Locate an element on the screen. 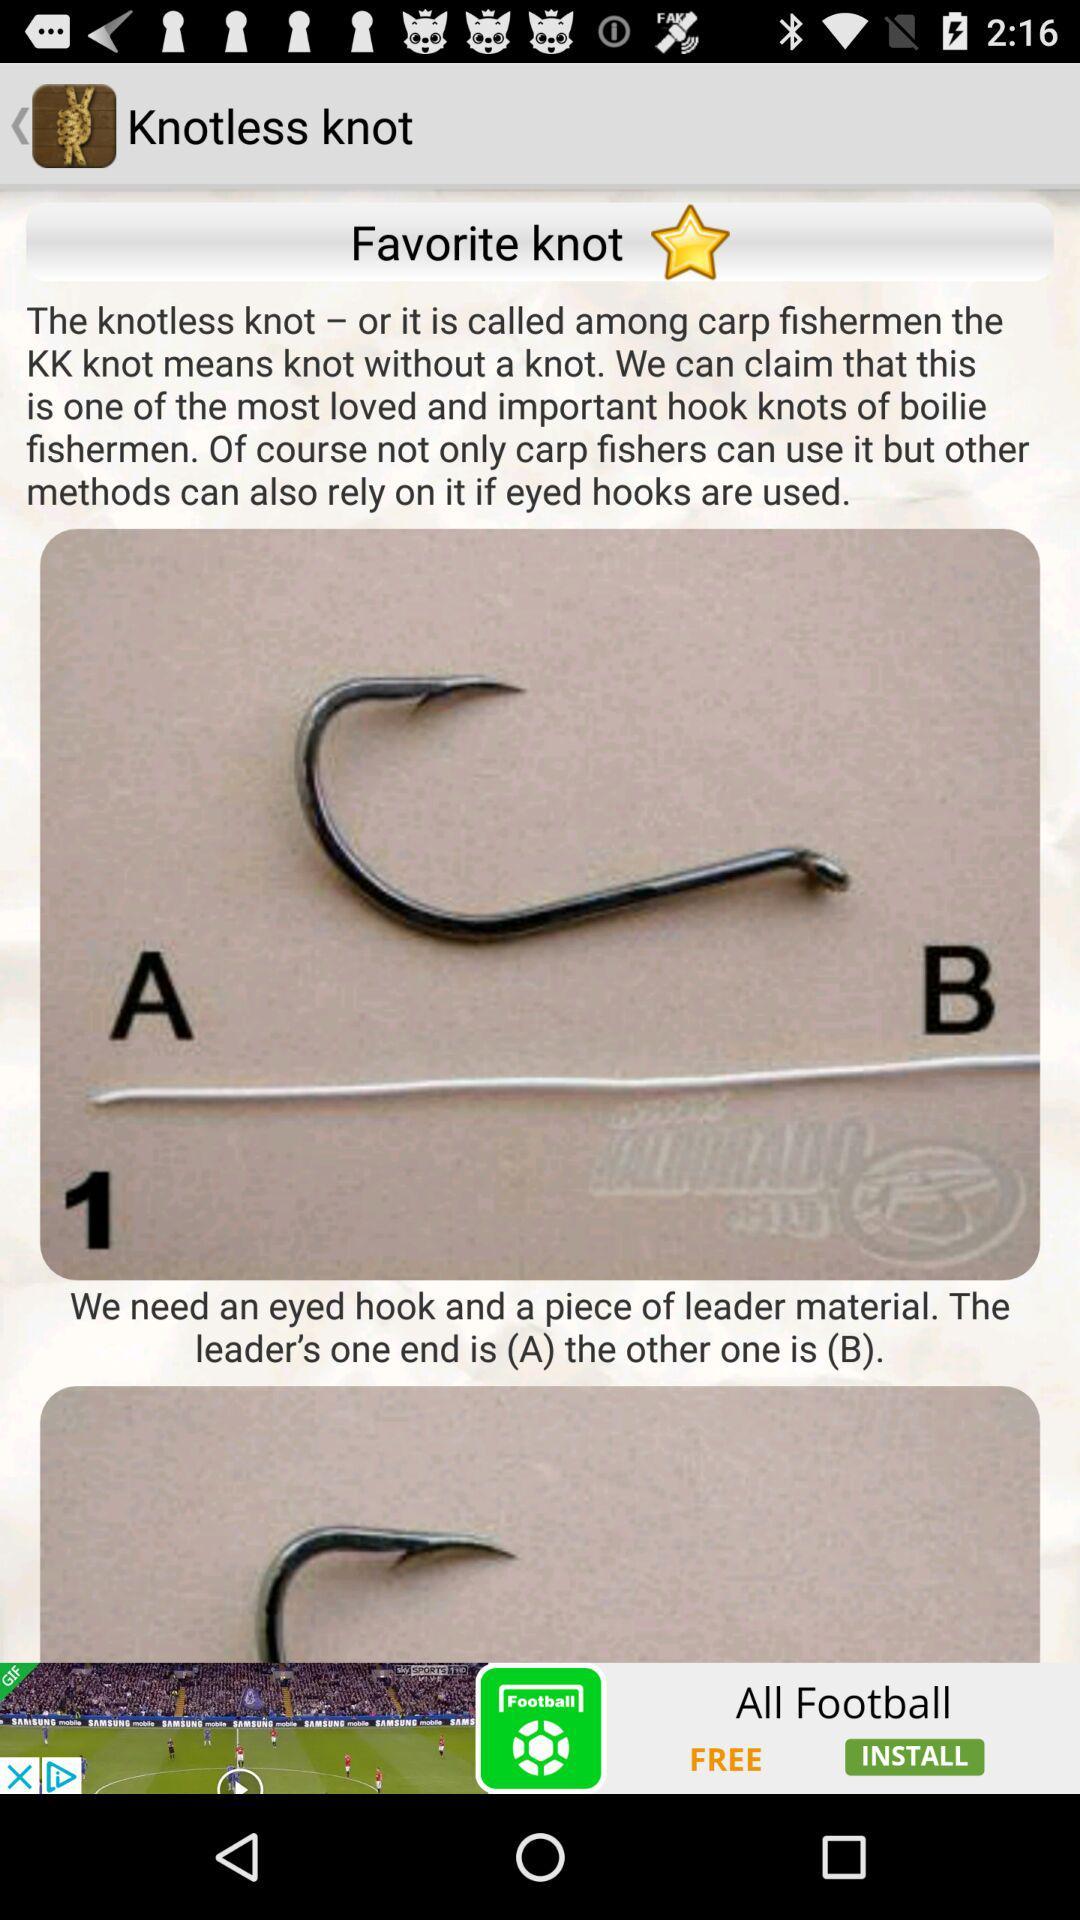  words is located at coordinates (540, 903).